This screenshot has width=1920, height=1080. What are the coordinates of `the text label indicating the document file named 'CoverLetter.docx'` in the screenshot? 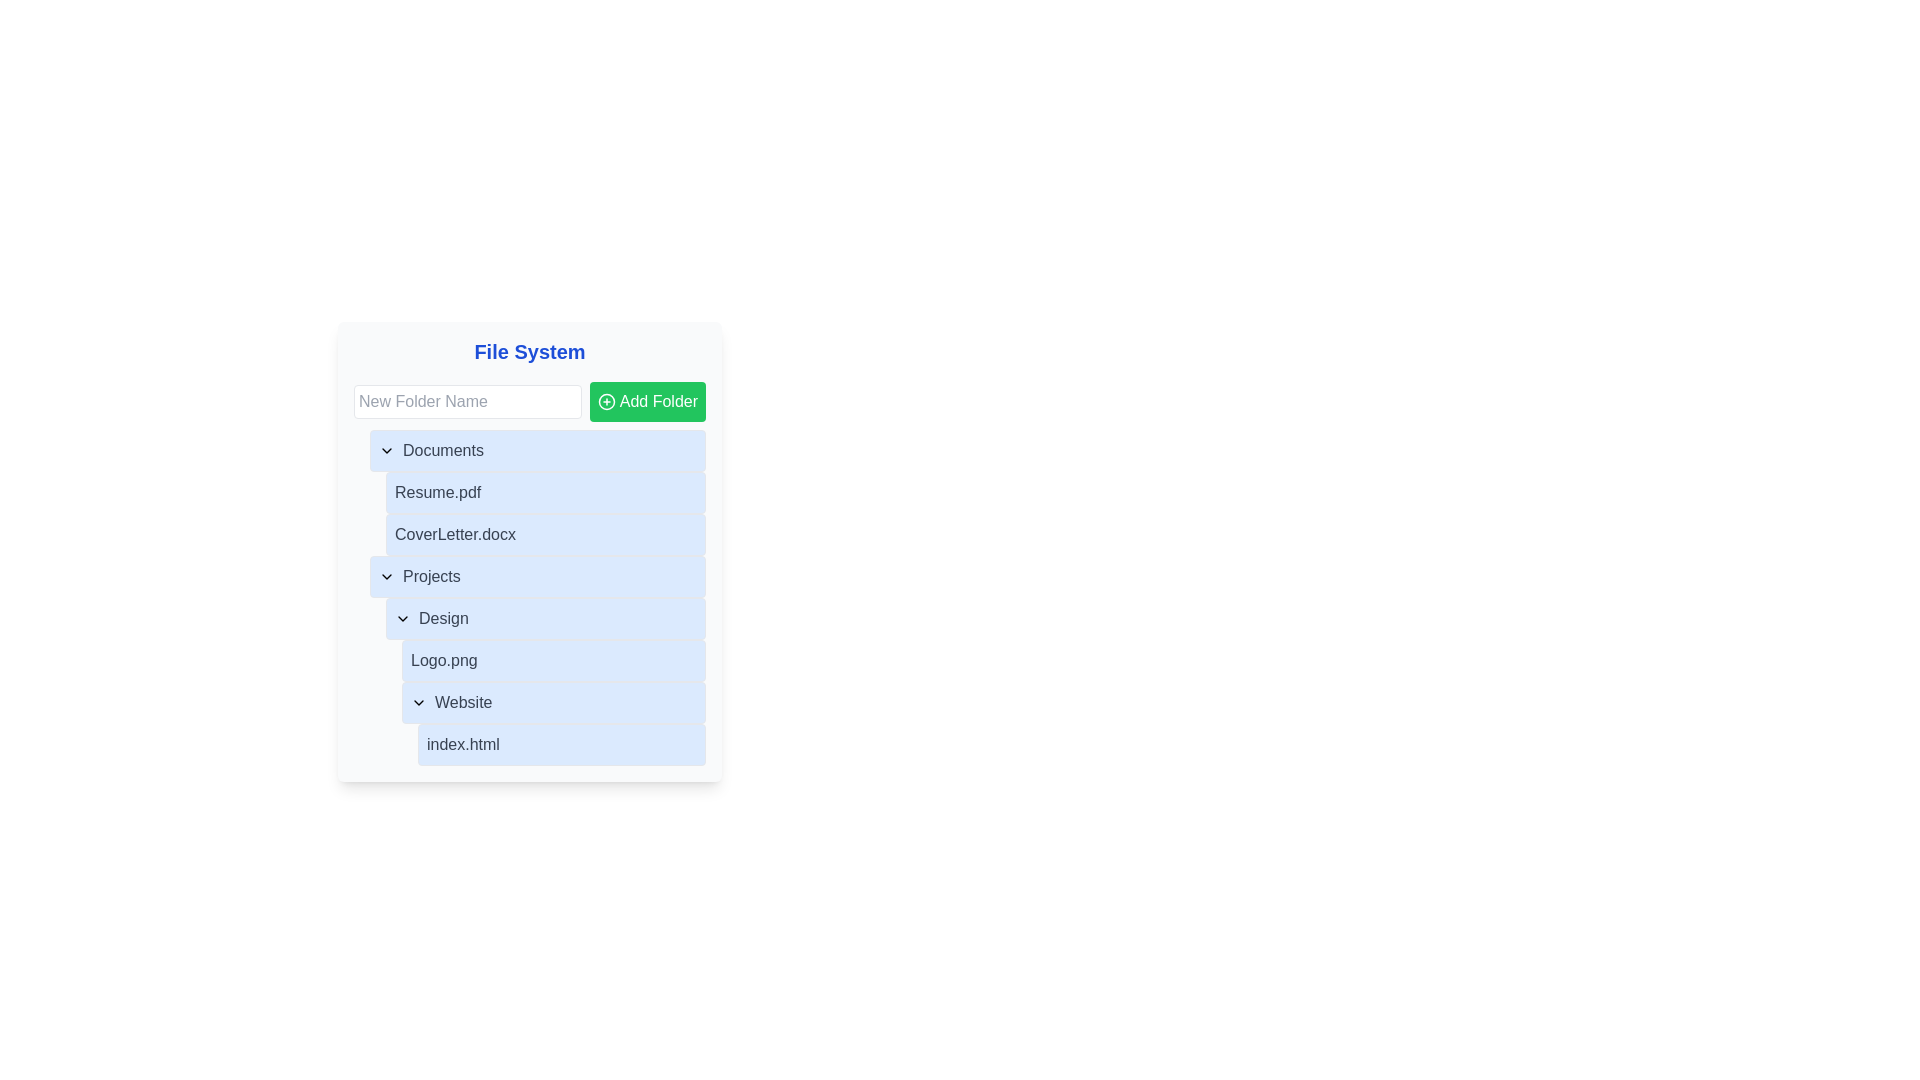 It's located at (454, 534).